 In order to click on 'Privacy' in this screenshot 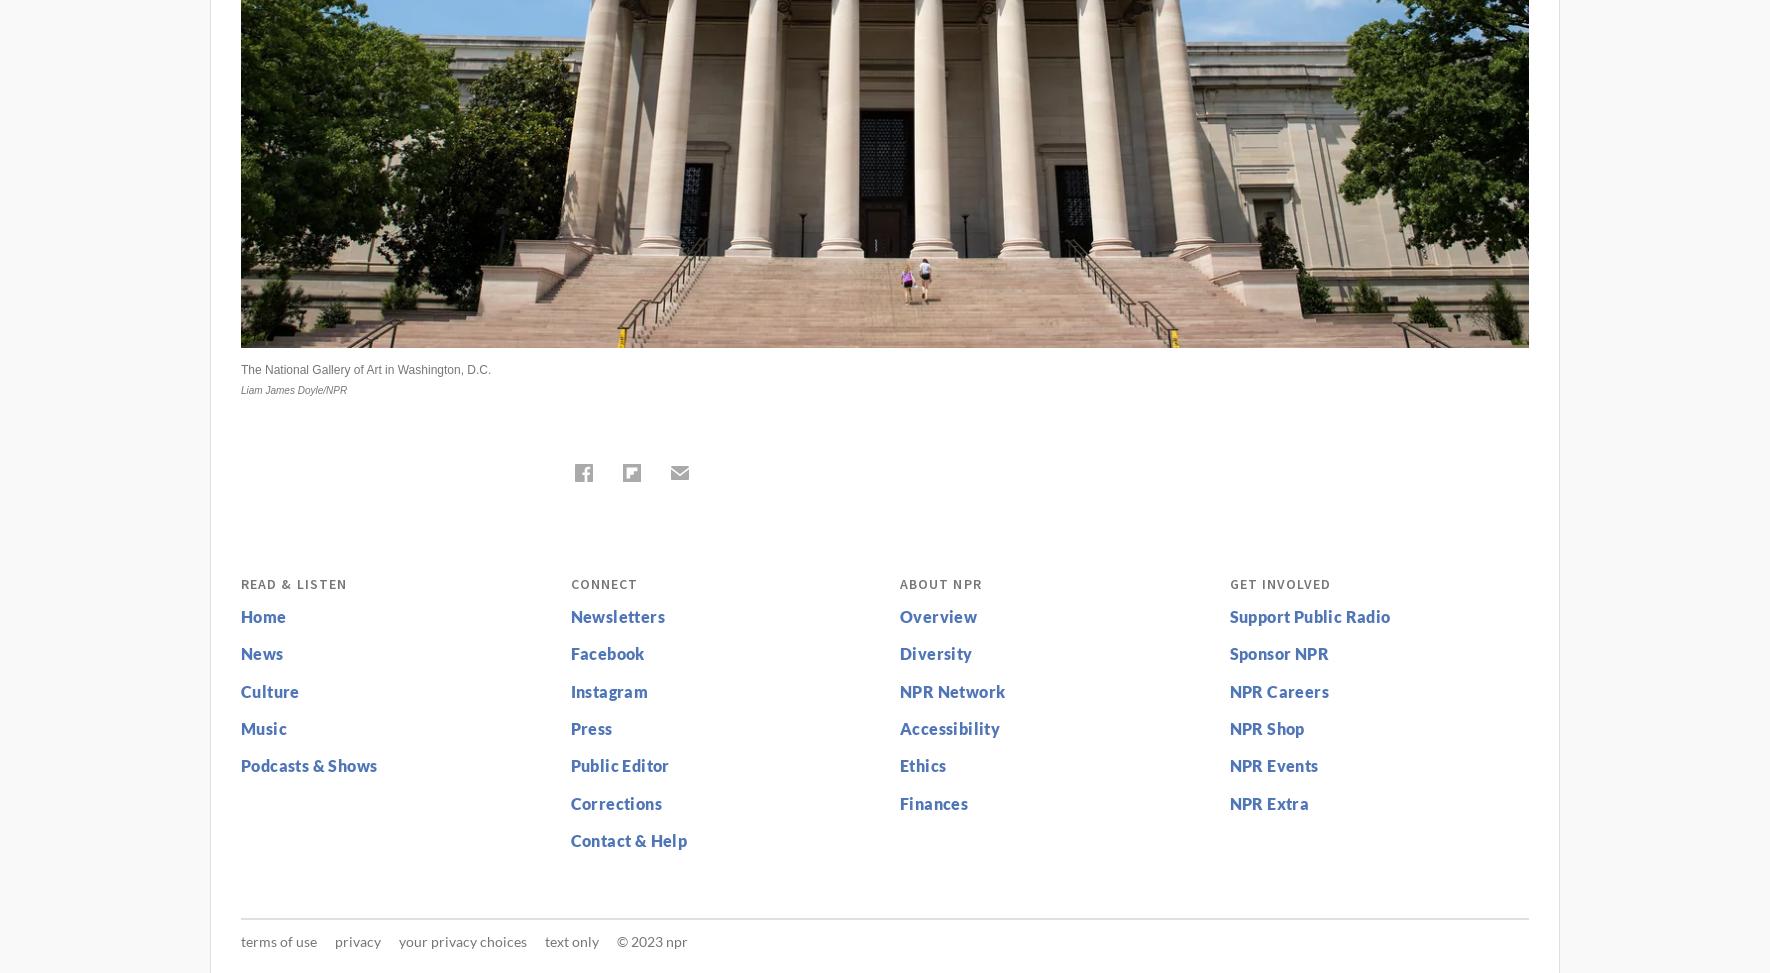, I will do `click(357, 939)`.